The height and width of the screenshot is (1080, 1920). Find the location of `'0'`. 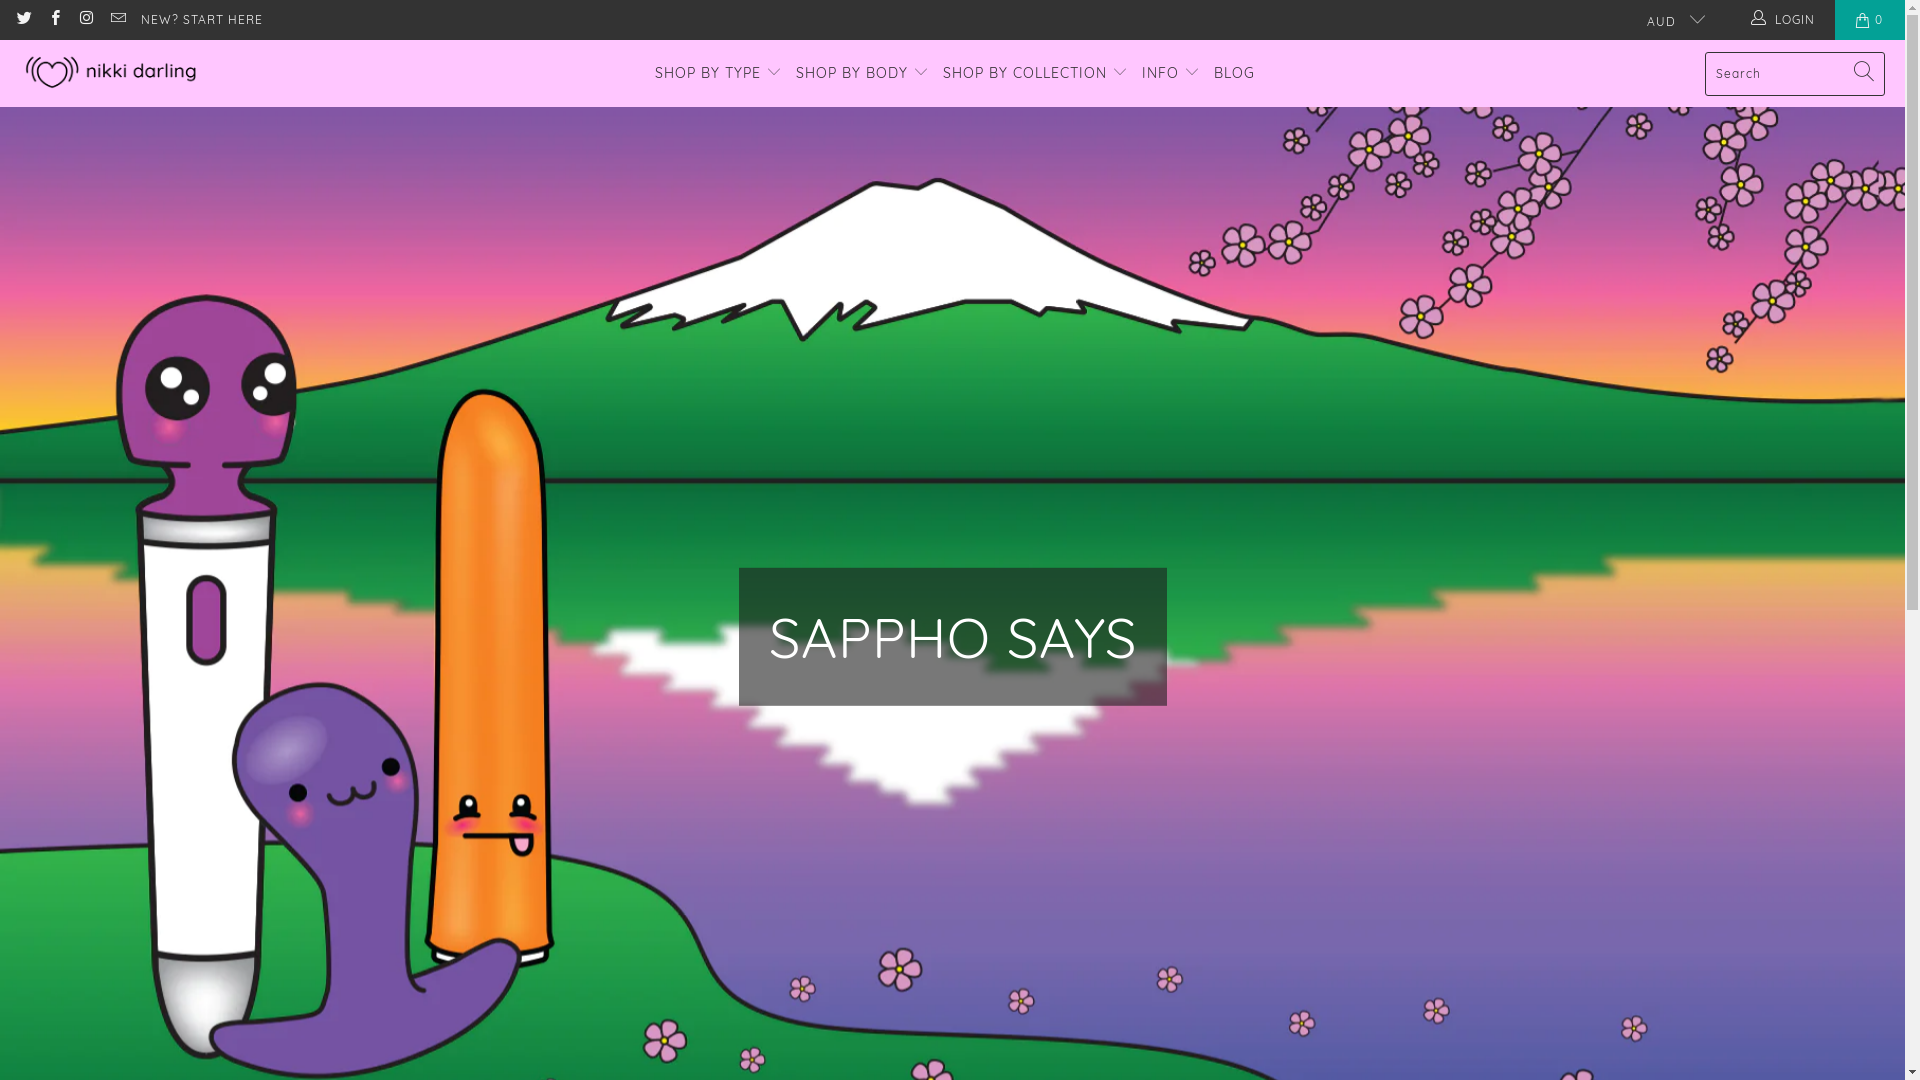

'0' is located at coordinates (1869, 19).